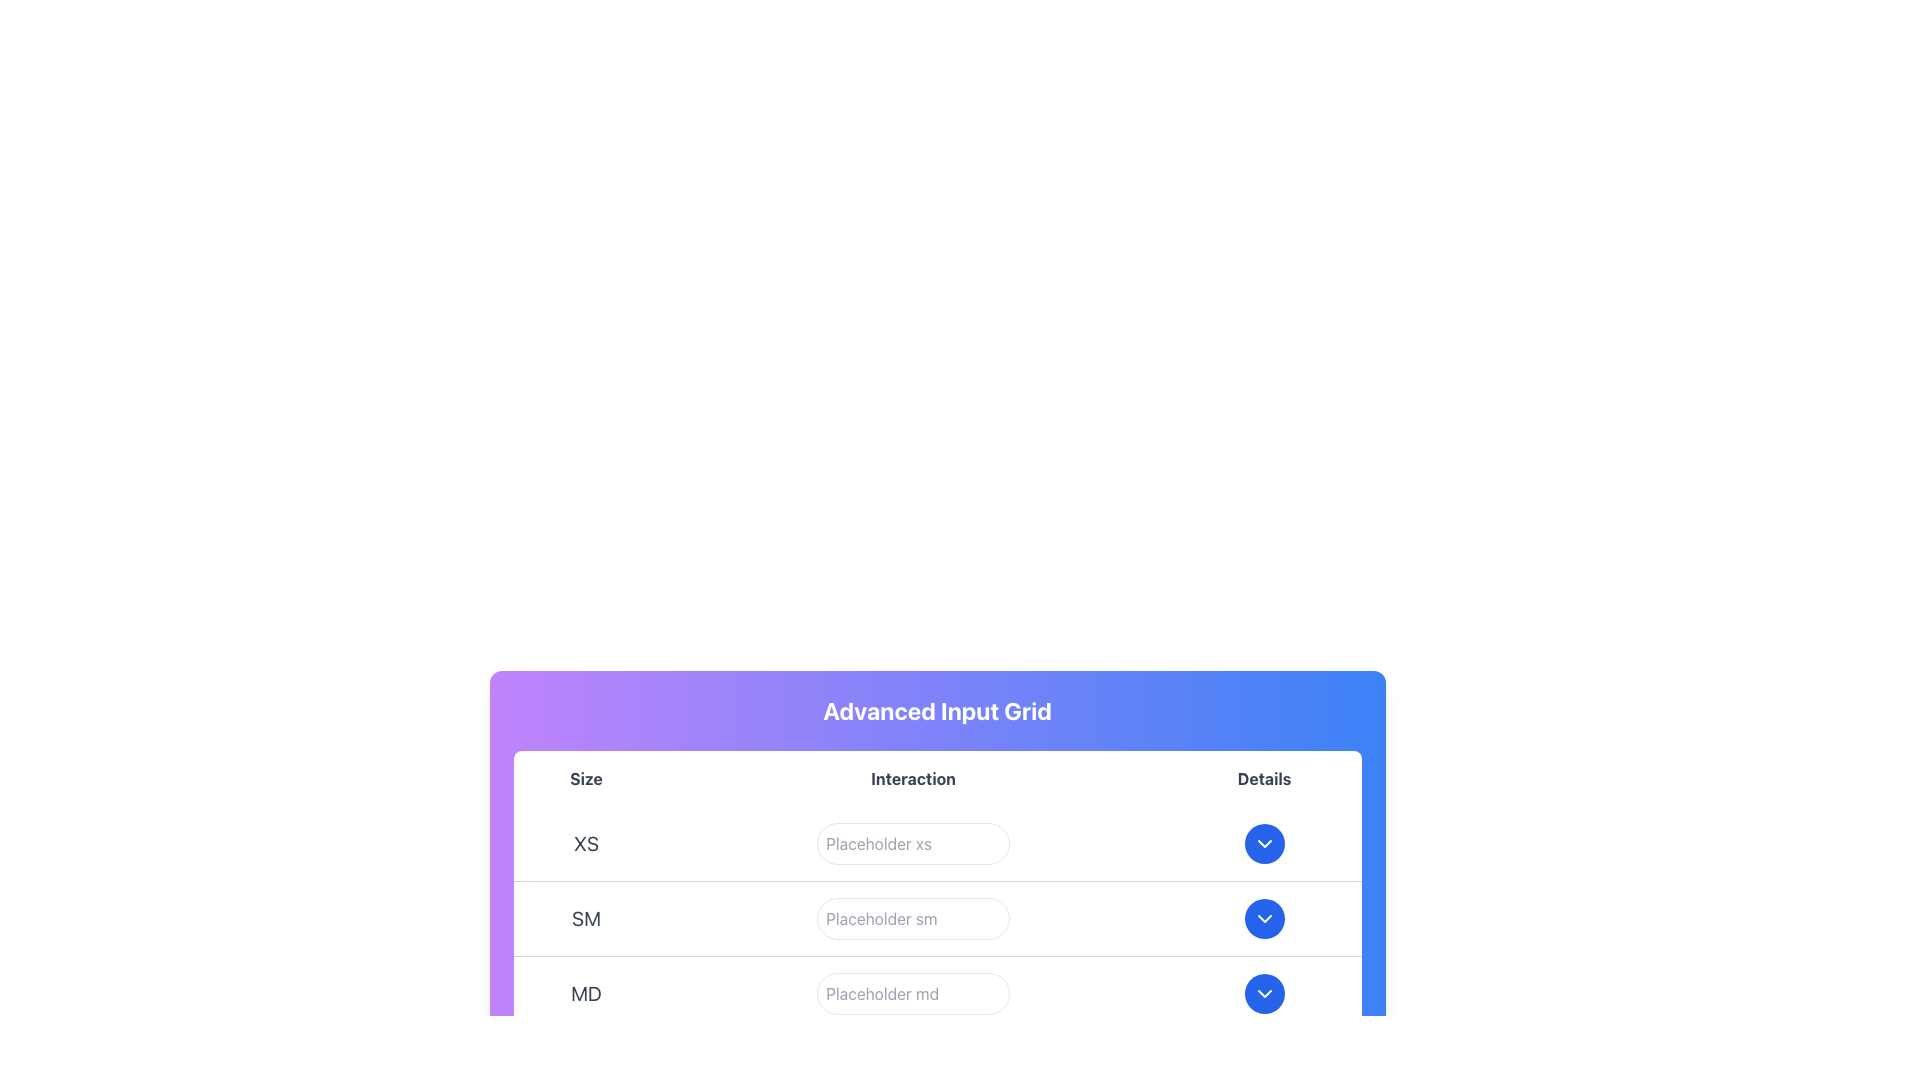 The image size is (1920, 1080). What do you see at coordinates (1263, 994) in the screenshot?
I see `the third circular button` at bounding box center [1263, 994].